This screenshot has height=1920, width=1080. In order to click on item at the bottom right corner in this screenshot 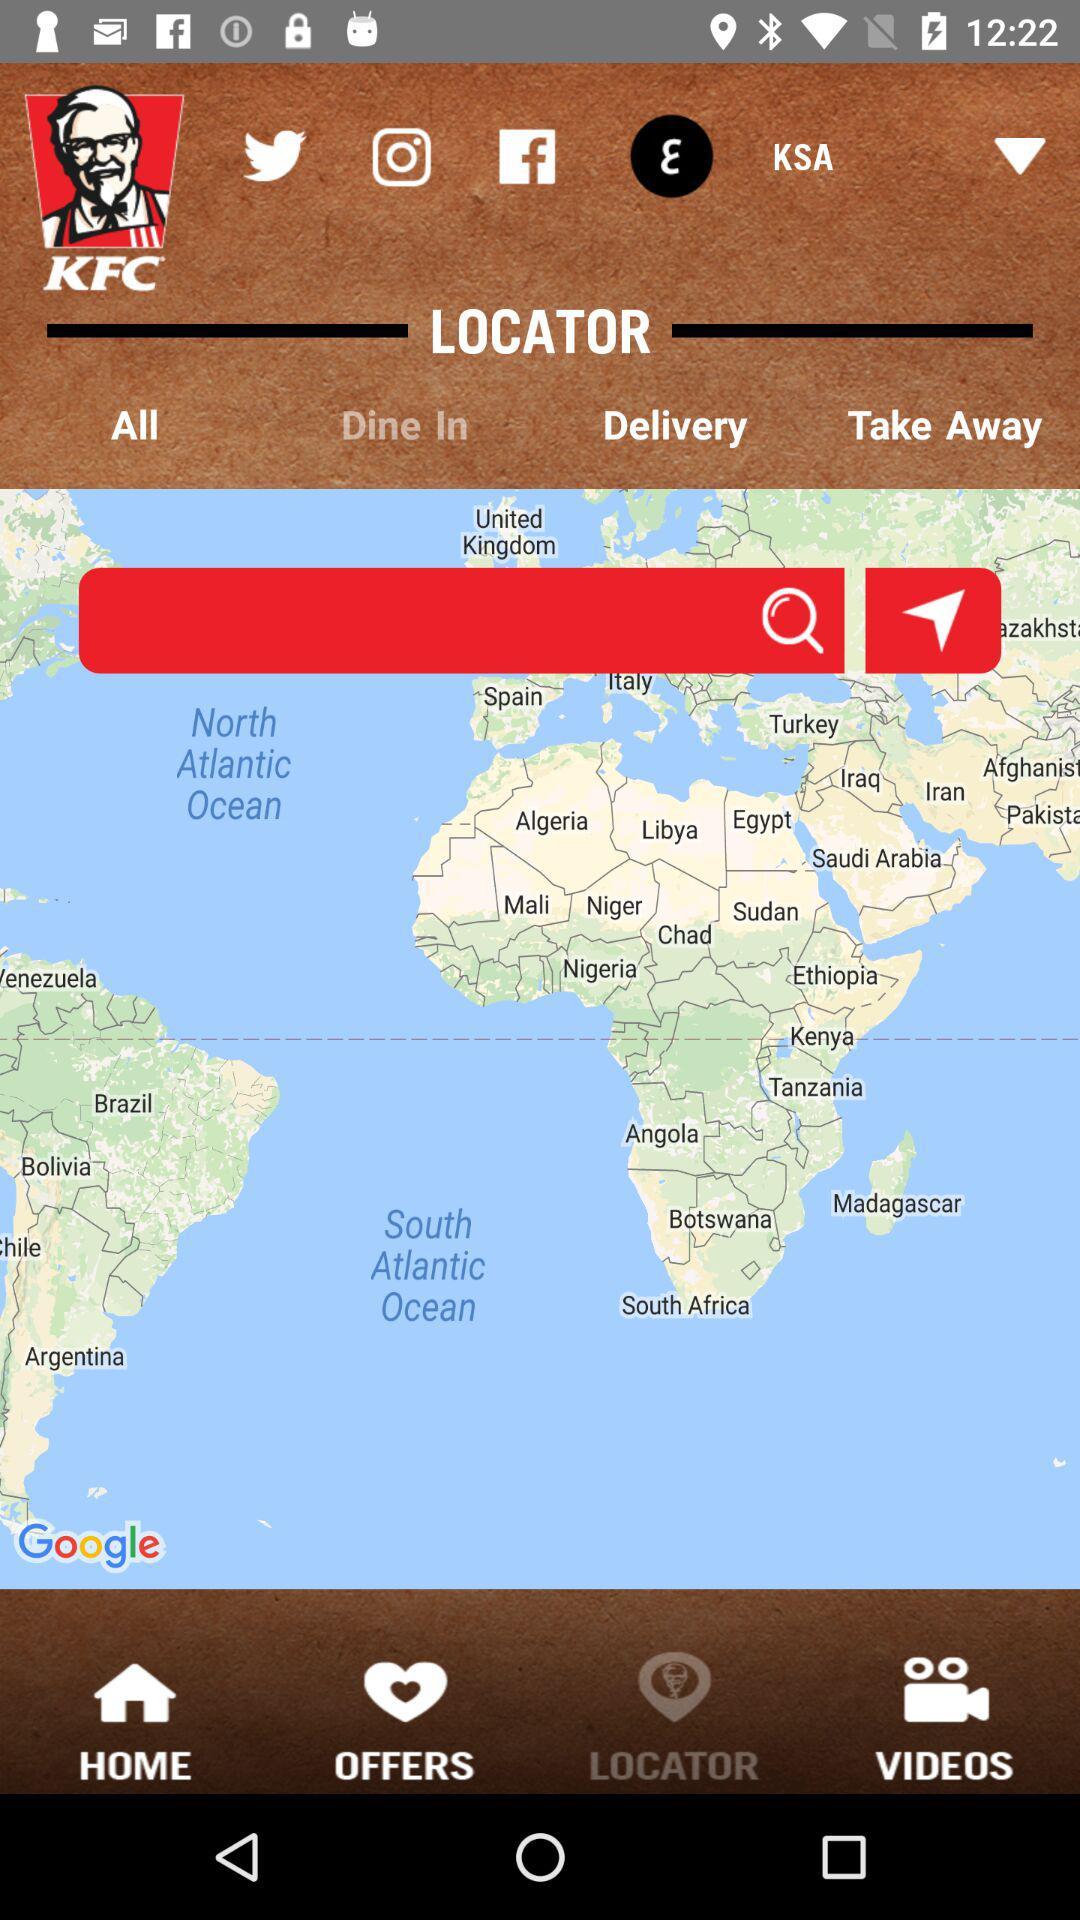, I will do `click(945, 1714)`.